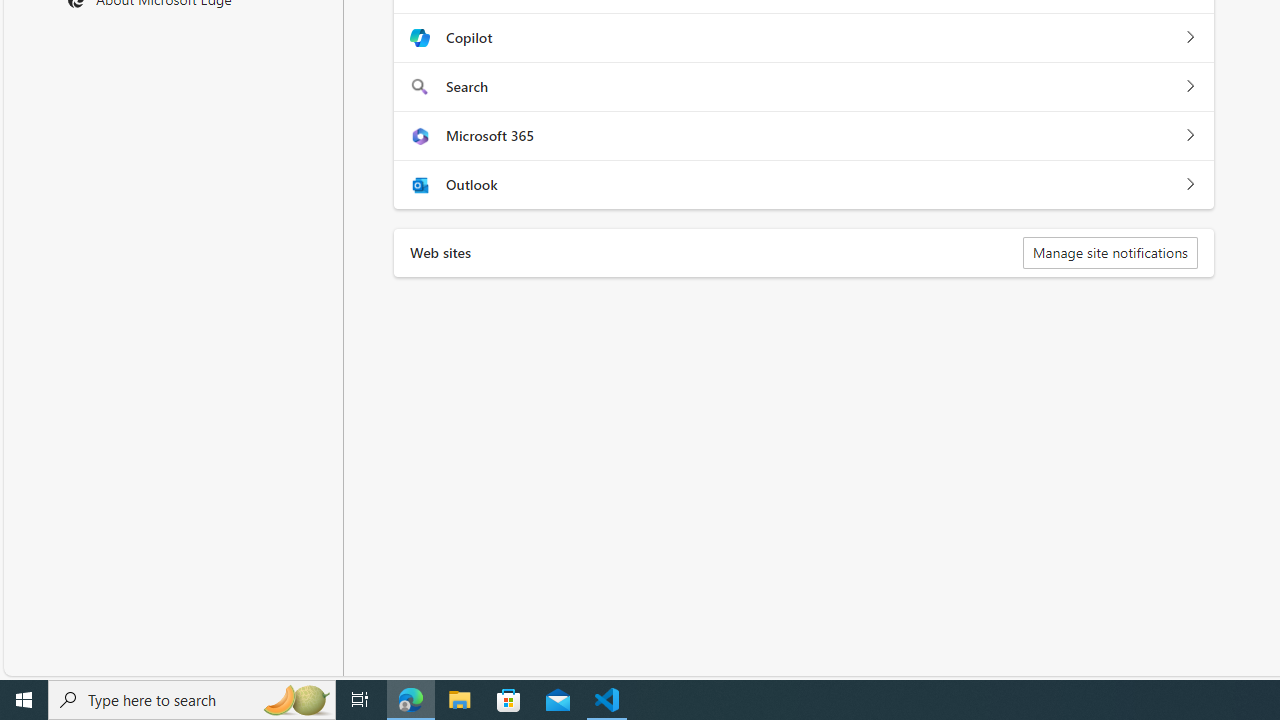 The width and height of the screenshot is (1280, 720). I want to click on 'Manage site notifications', so click(1108, 252).